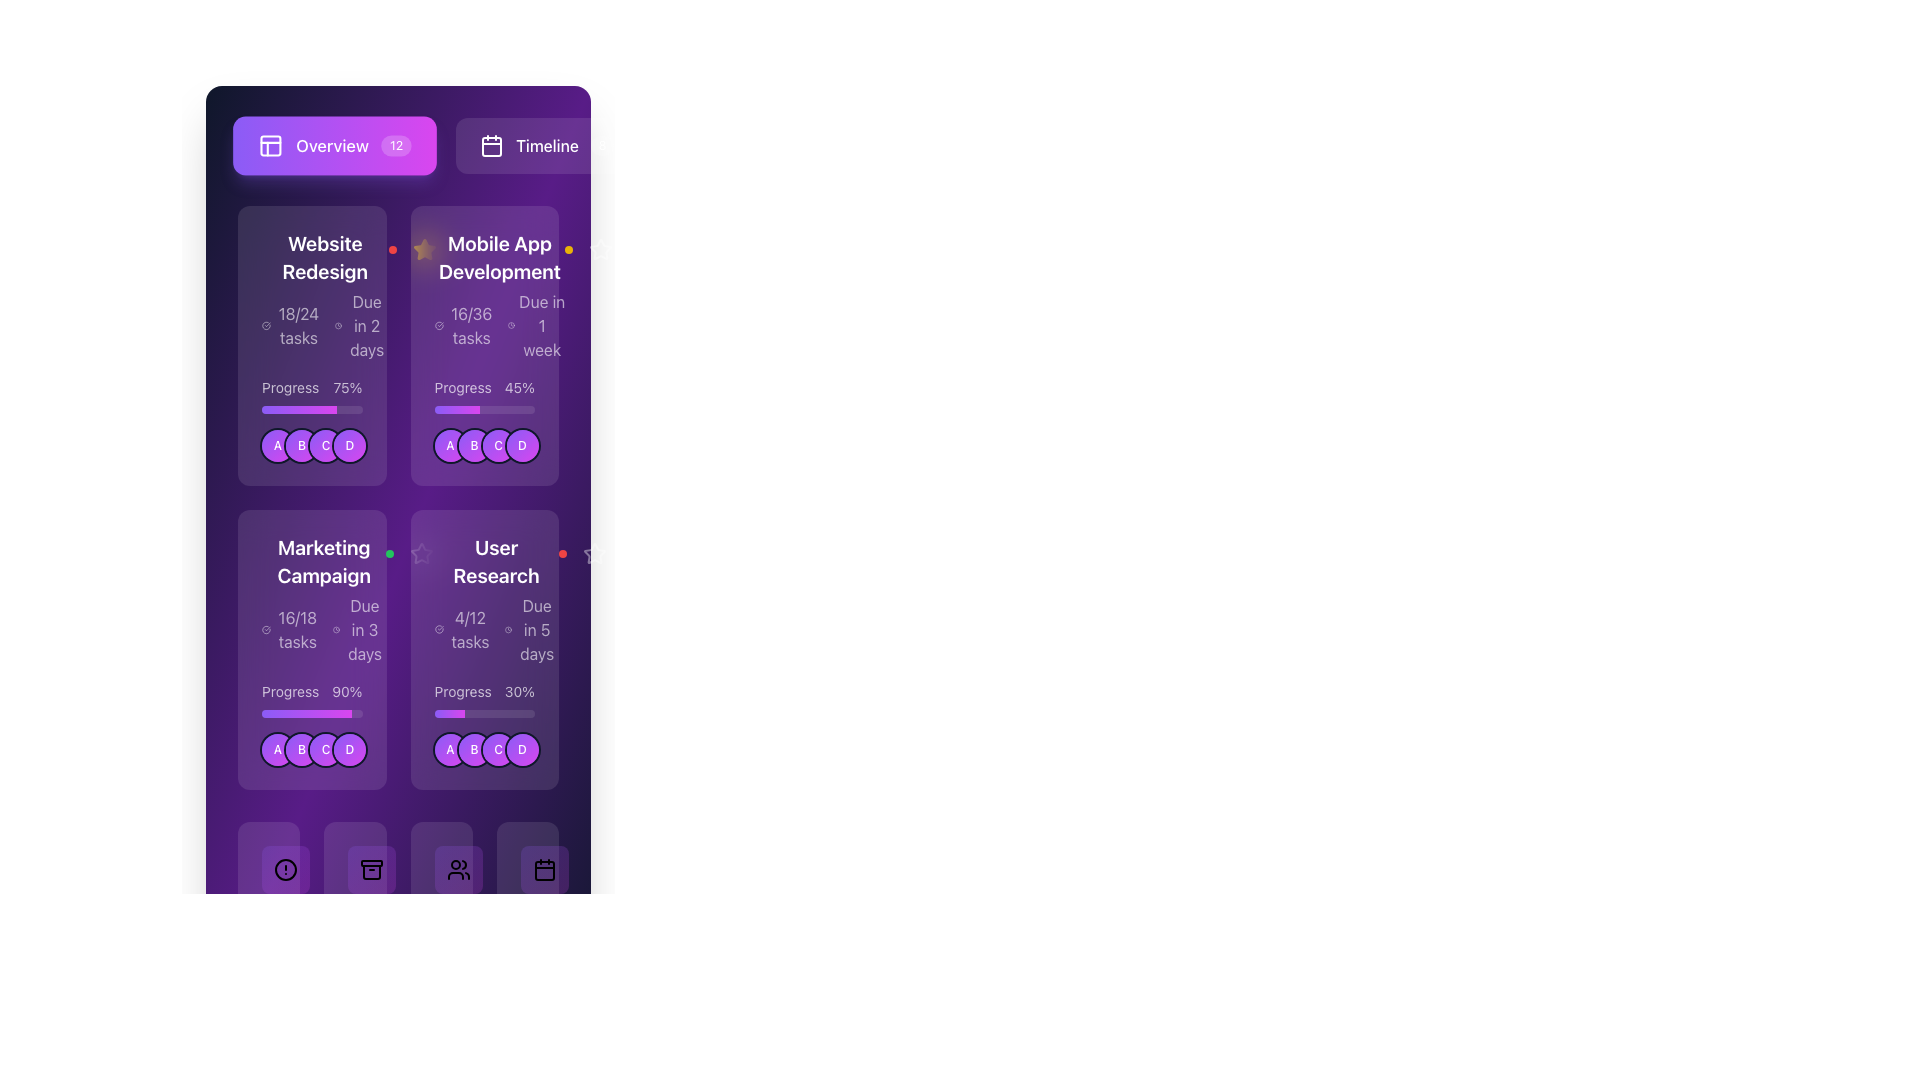  What do you see at coordinates (464, 325) in the screenshot?
I see `the text element that displays the number of tasks completed (16) out of total tasks (36) in the card labeled 'Mobile App Development', located in the second column, first row of the grid layout` at bounding box center [464, 325].